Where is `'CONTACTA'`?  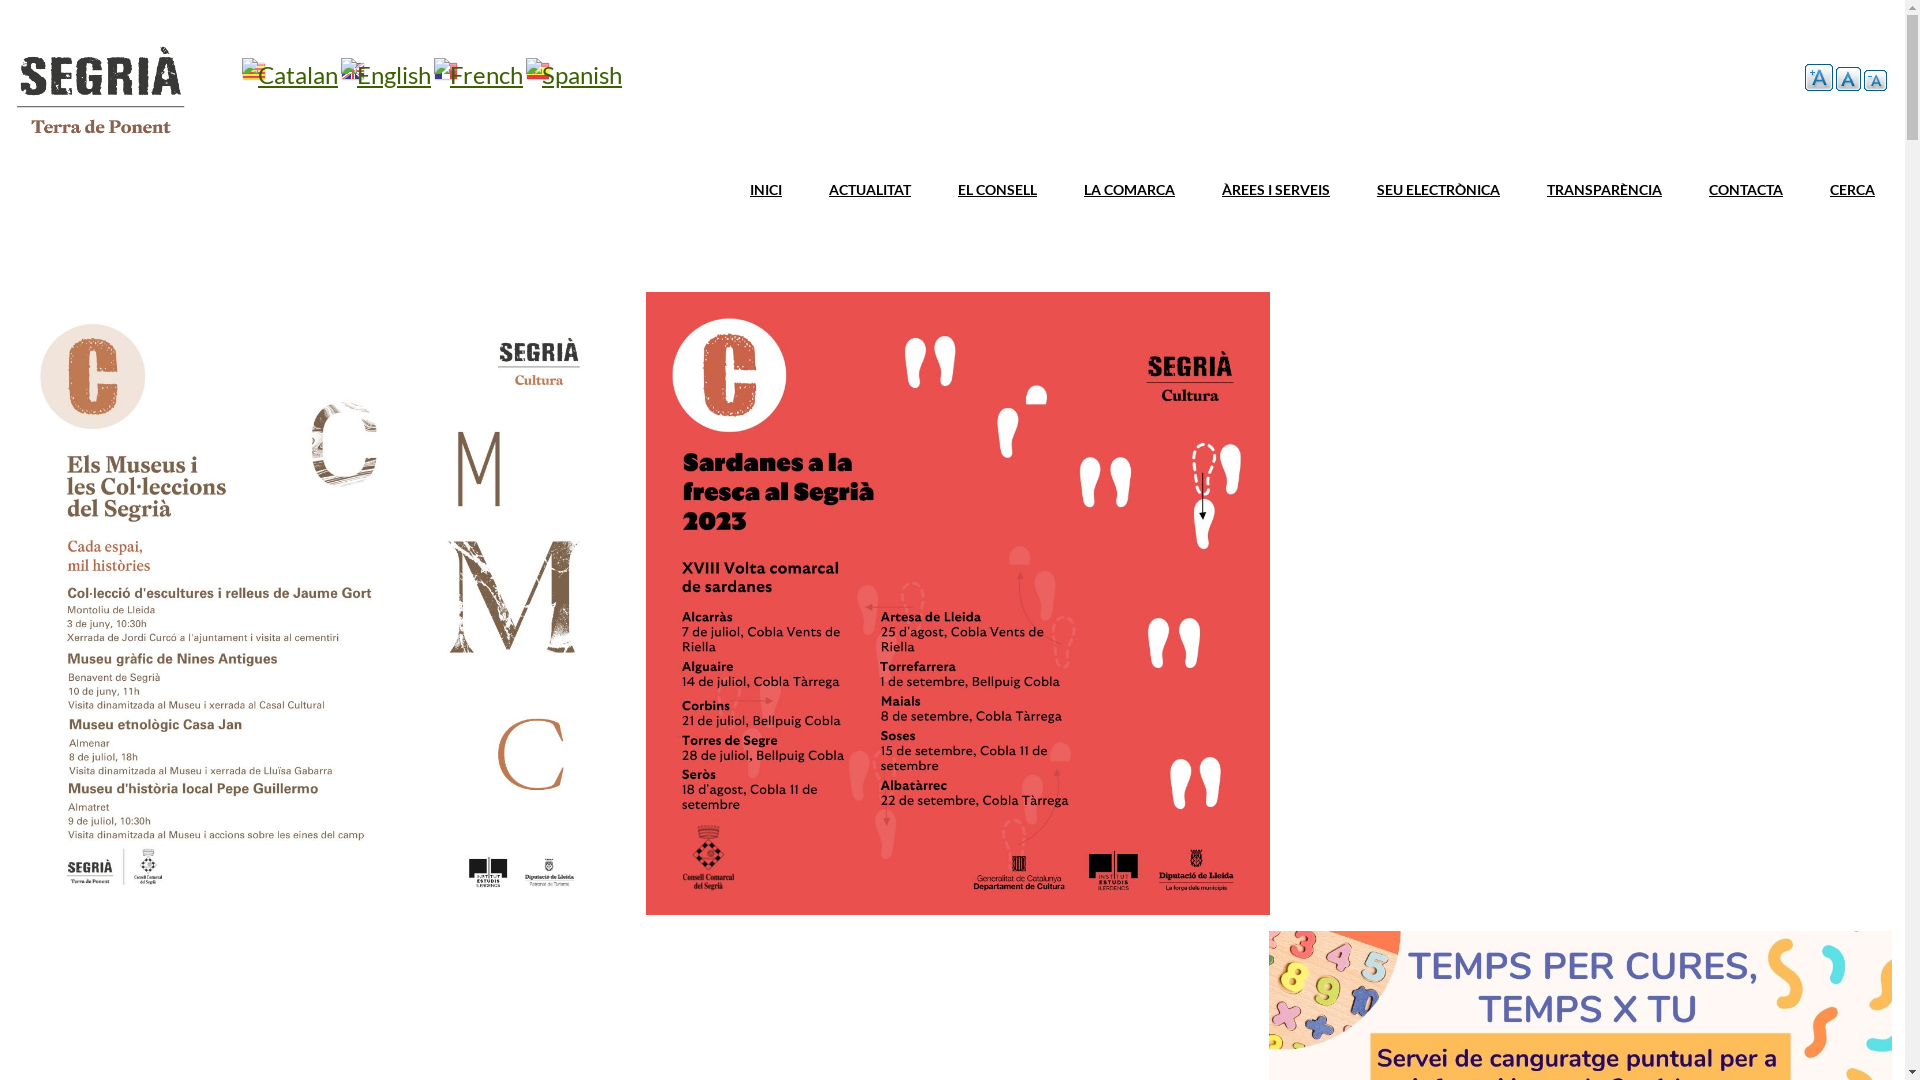 'CONTACTA' is located at coordinates (1745, 190).